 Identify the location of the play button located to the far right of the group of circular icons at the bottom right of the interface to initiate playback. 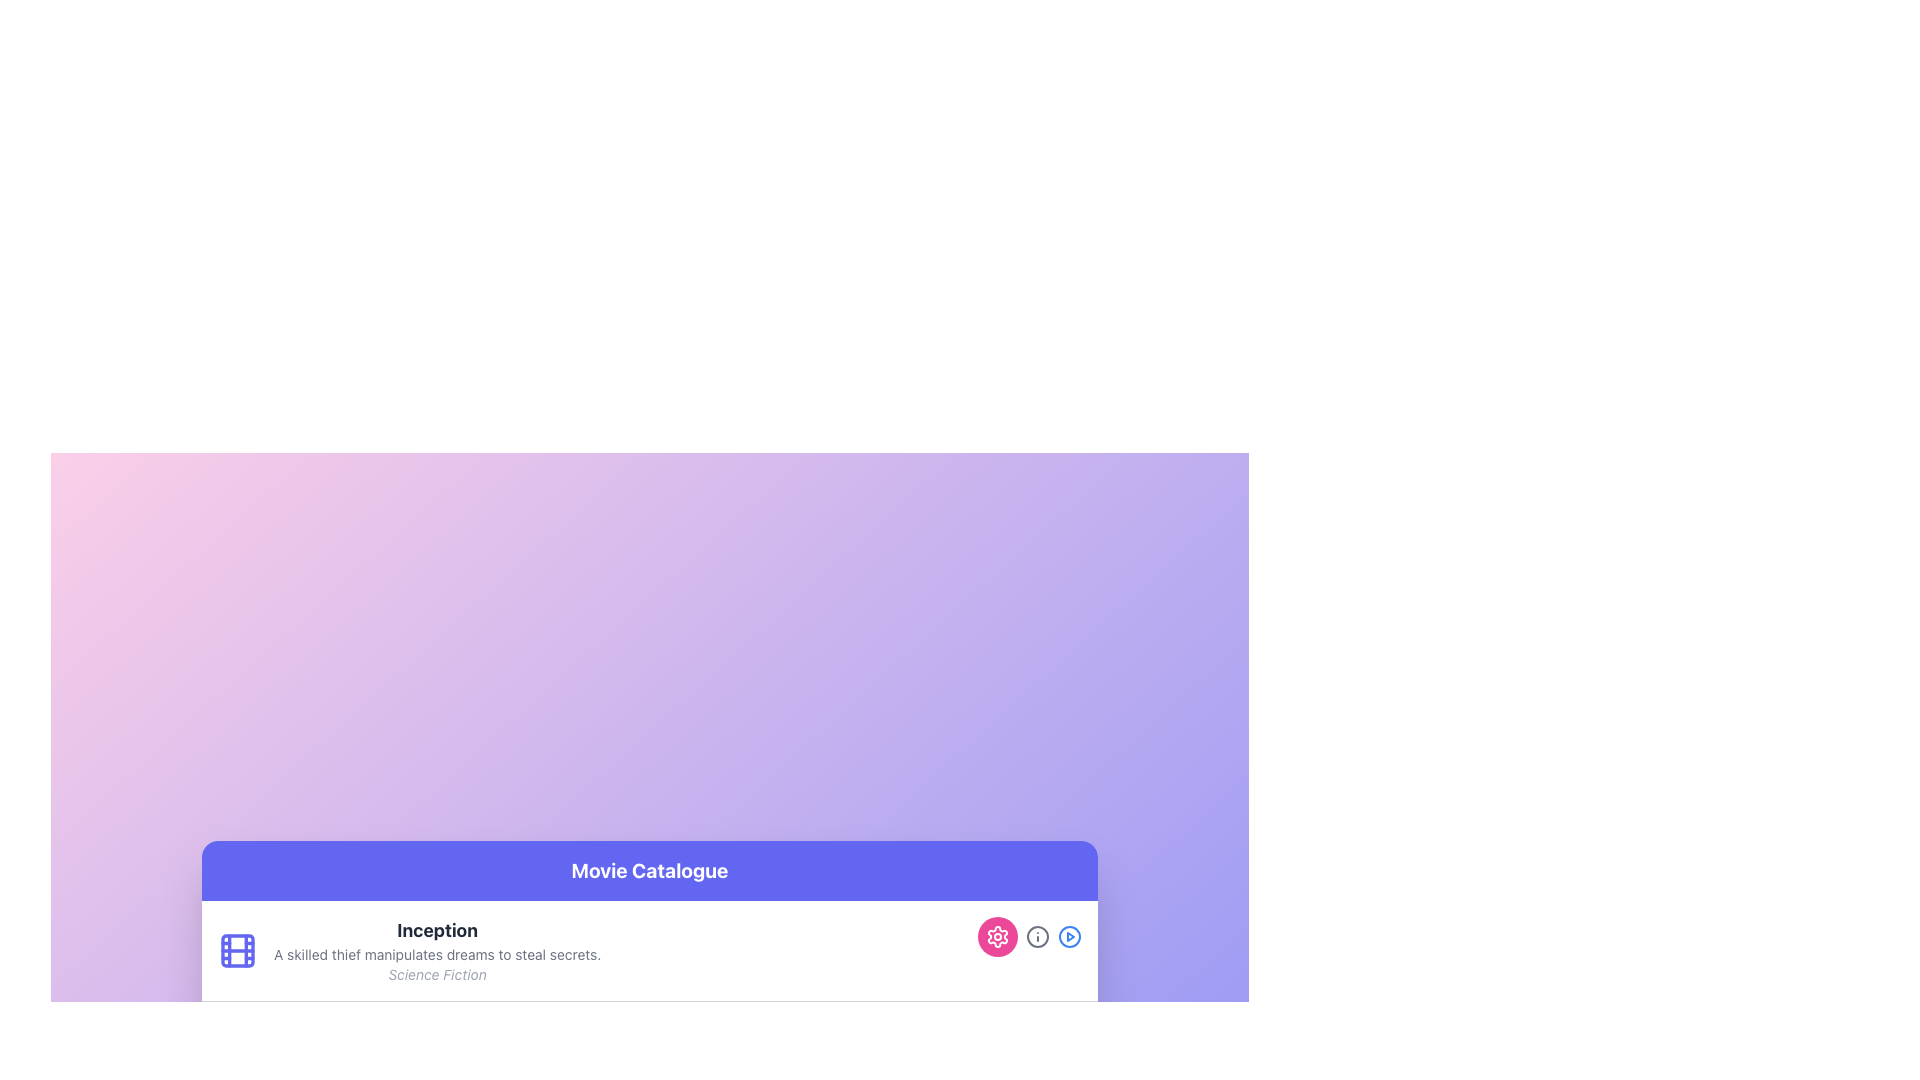
(1069, 936).